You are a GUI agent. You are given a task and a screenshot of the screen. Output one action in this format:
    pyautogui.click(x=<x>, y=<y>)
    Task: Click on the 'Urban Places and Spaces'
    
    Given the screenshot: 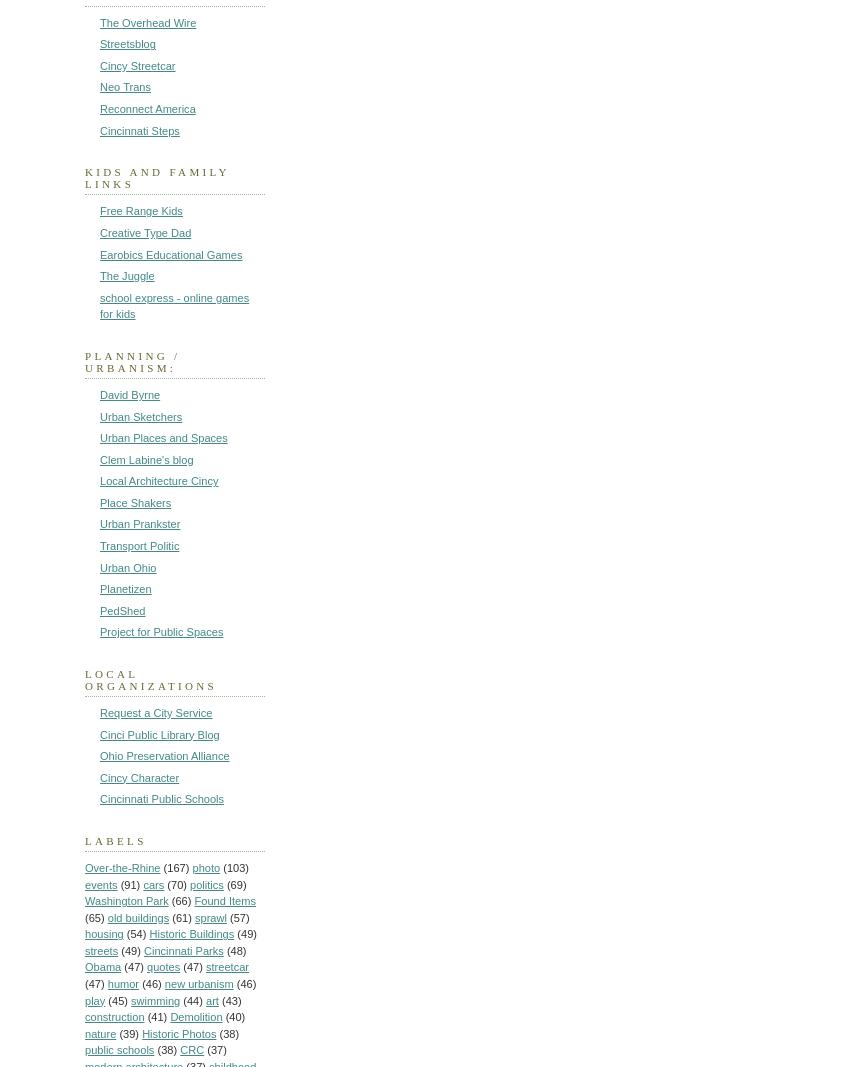 What is the action you would take?
    pyautogui.click(x=163, y=437)
    